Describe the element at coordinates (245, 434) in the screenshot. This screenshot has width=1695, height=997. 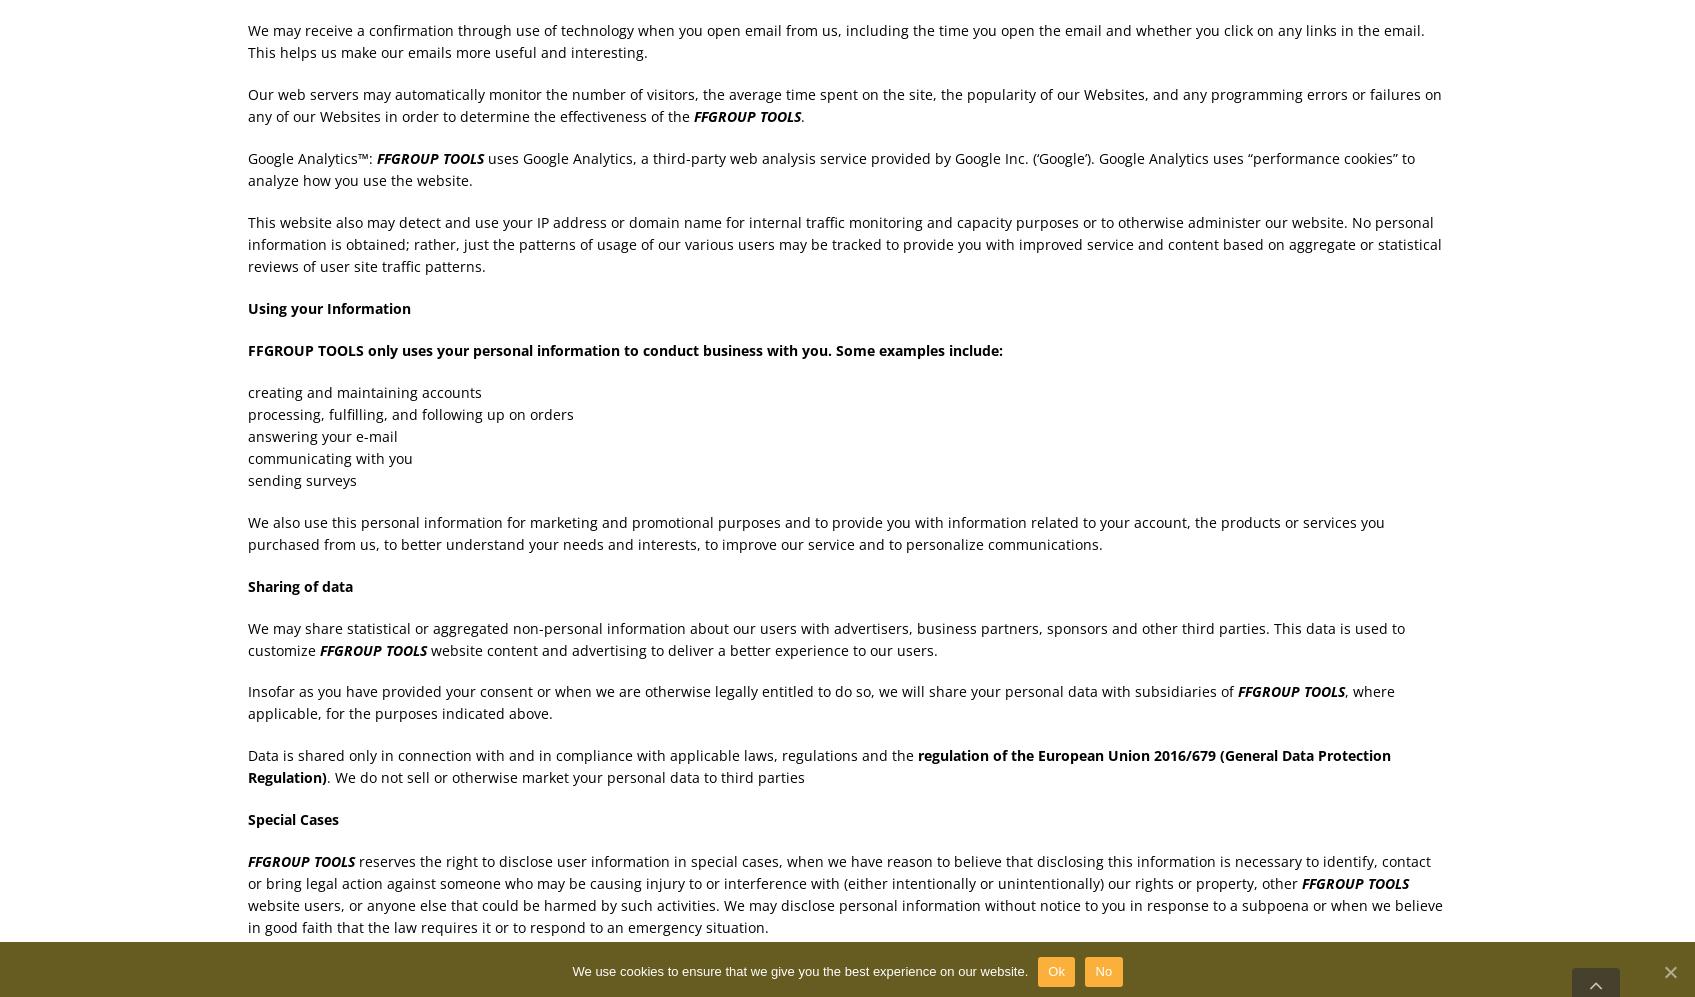
I see `'answering your e-mail'` at that location.